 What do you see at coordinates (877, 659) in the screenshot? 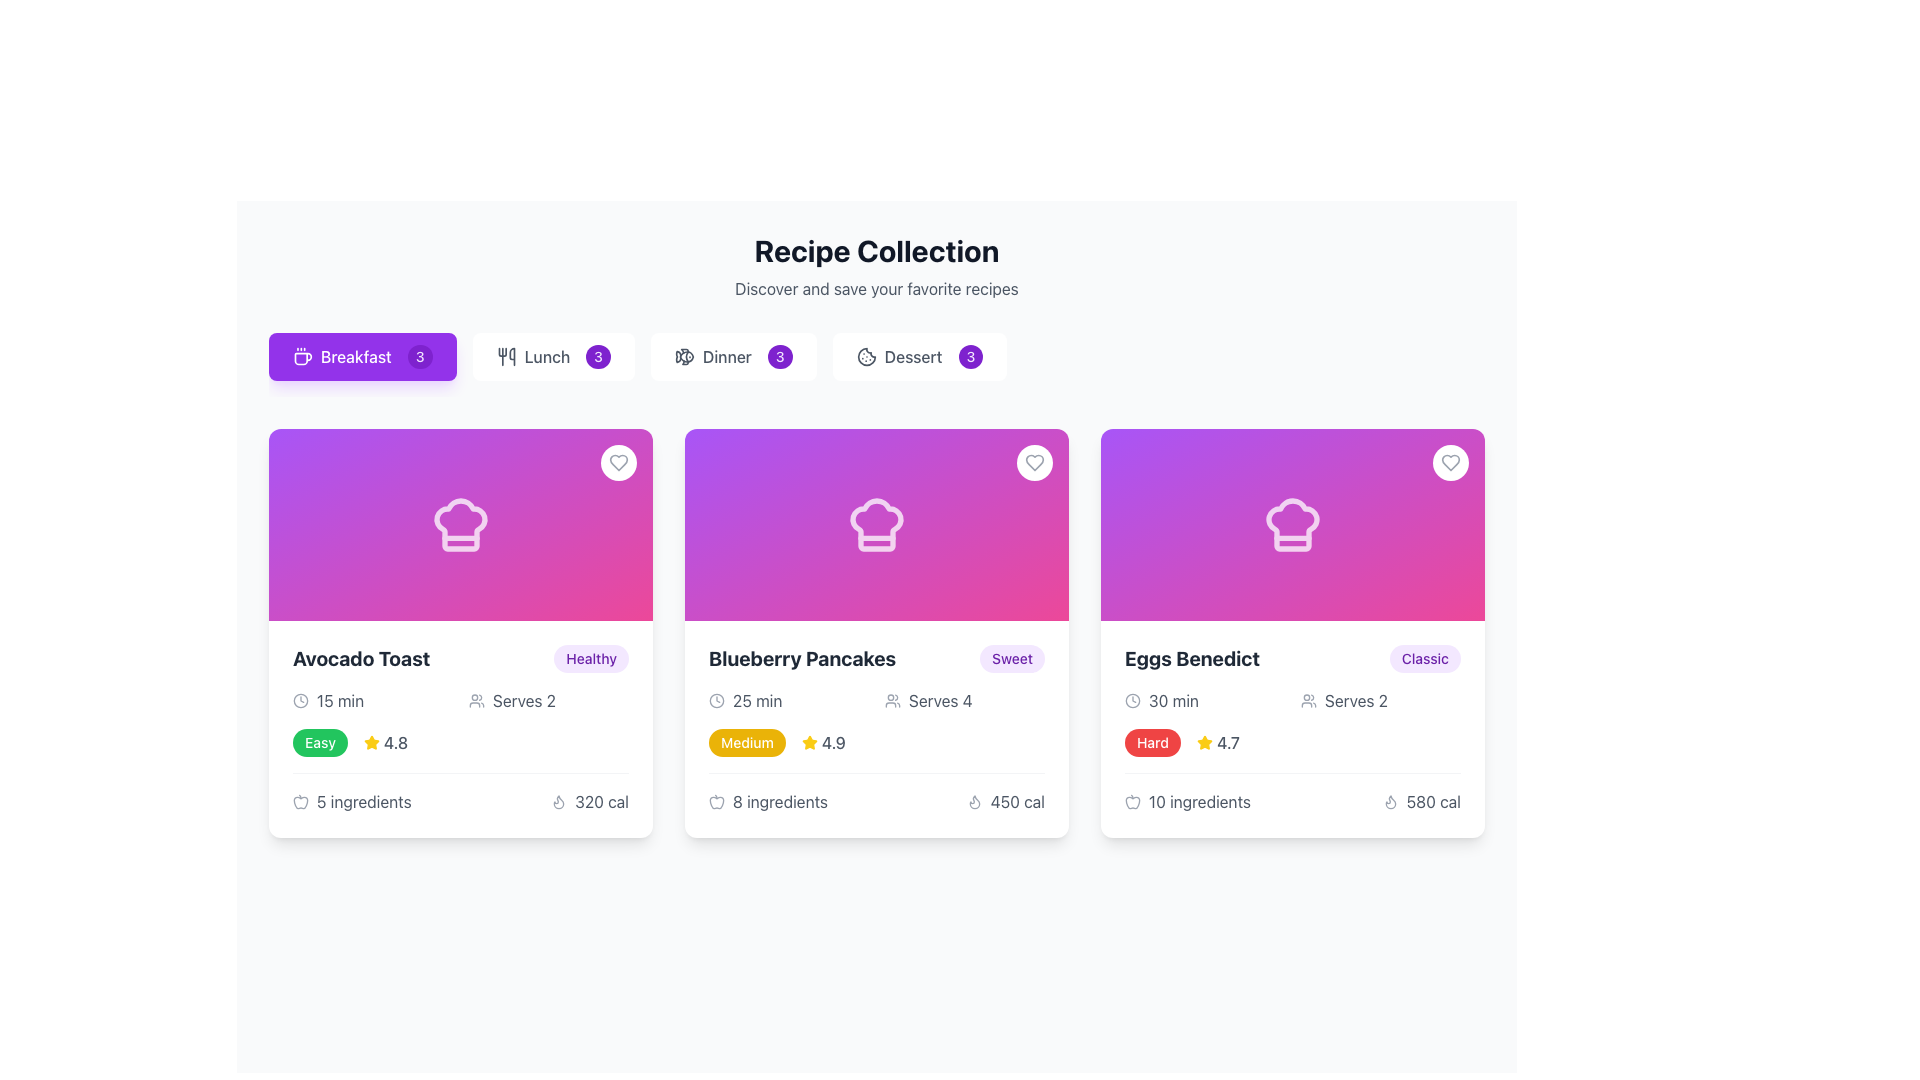
I see `the recipe name in the Composite text block located at the top of the second recipe card from the left, beneath the chef's hat icon` at bounding box center [877, 659].